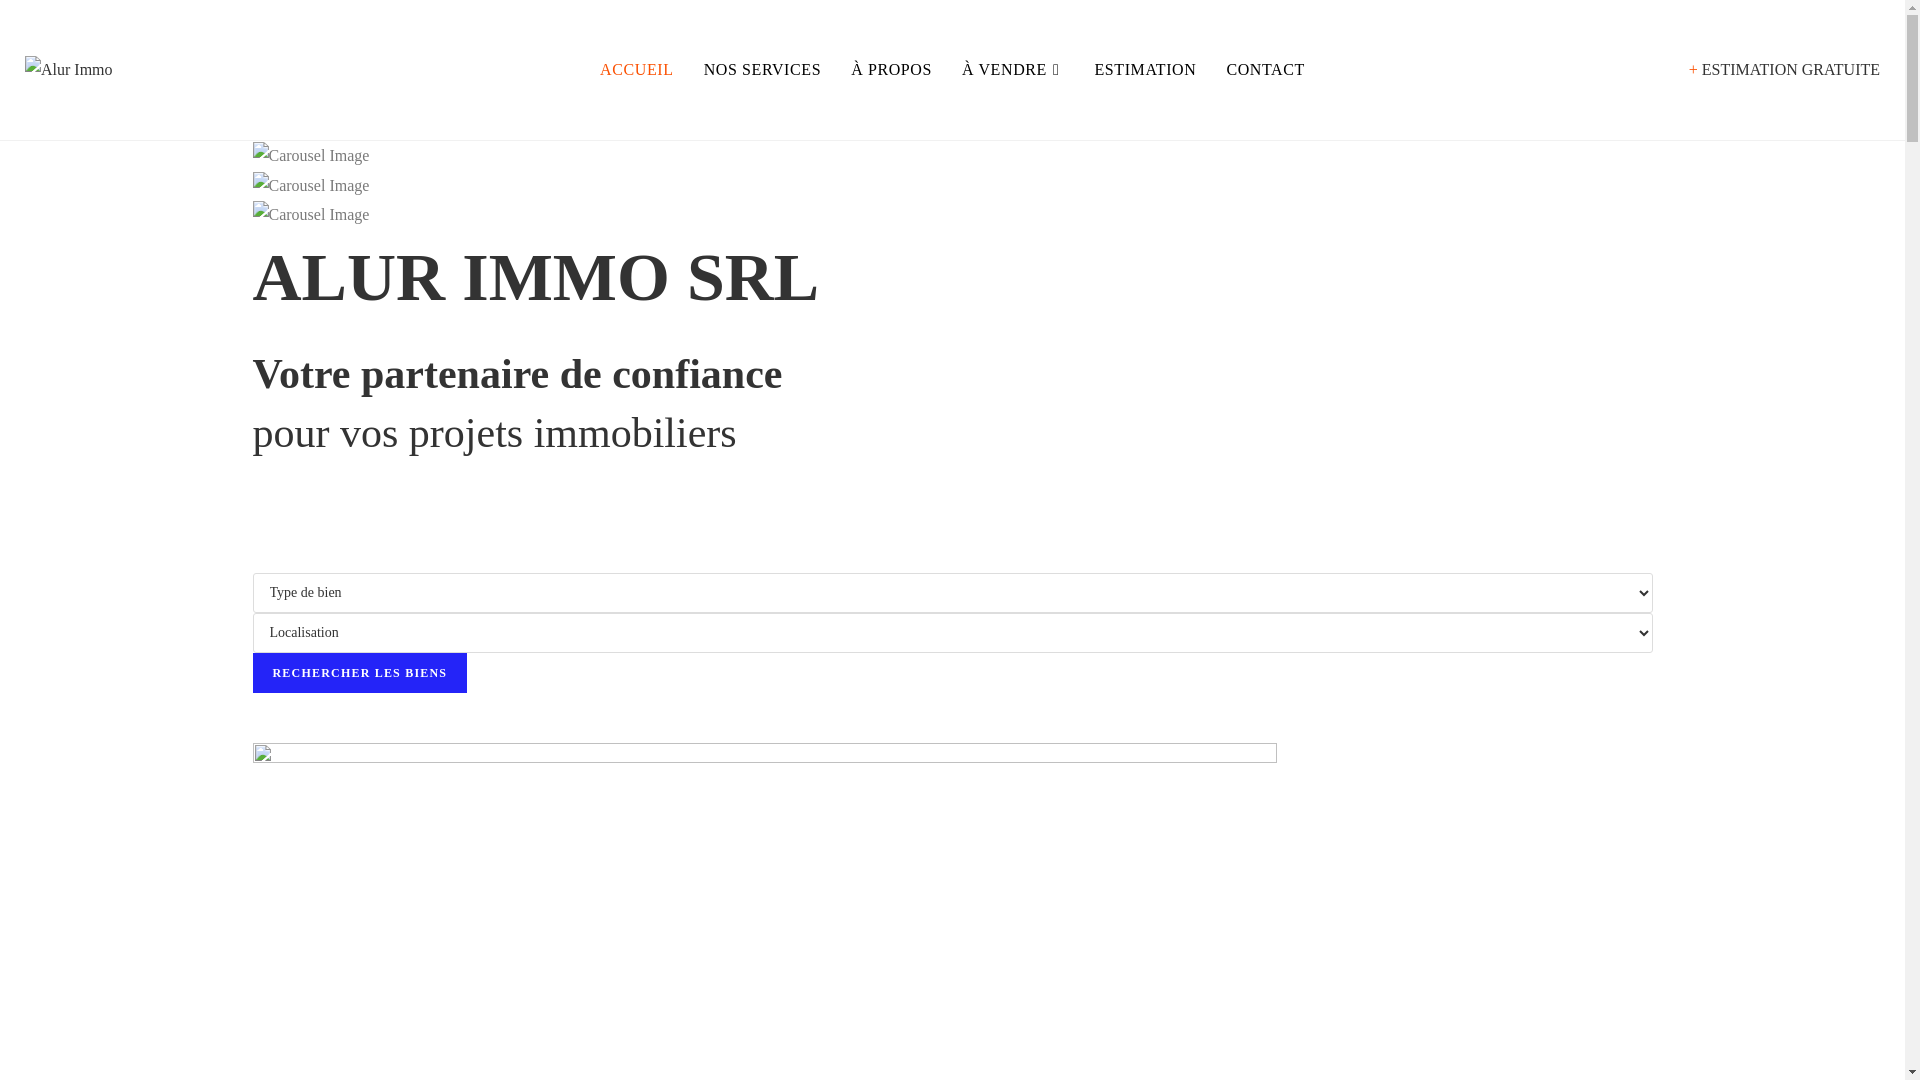  I want to click on 'ESTIMATION', so click(1145, 68).